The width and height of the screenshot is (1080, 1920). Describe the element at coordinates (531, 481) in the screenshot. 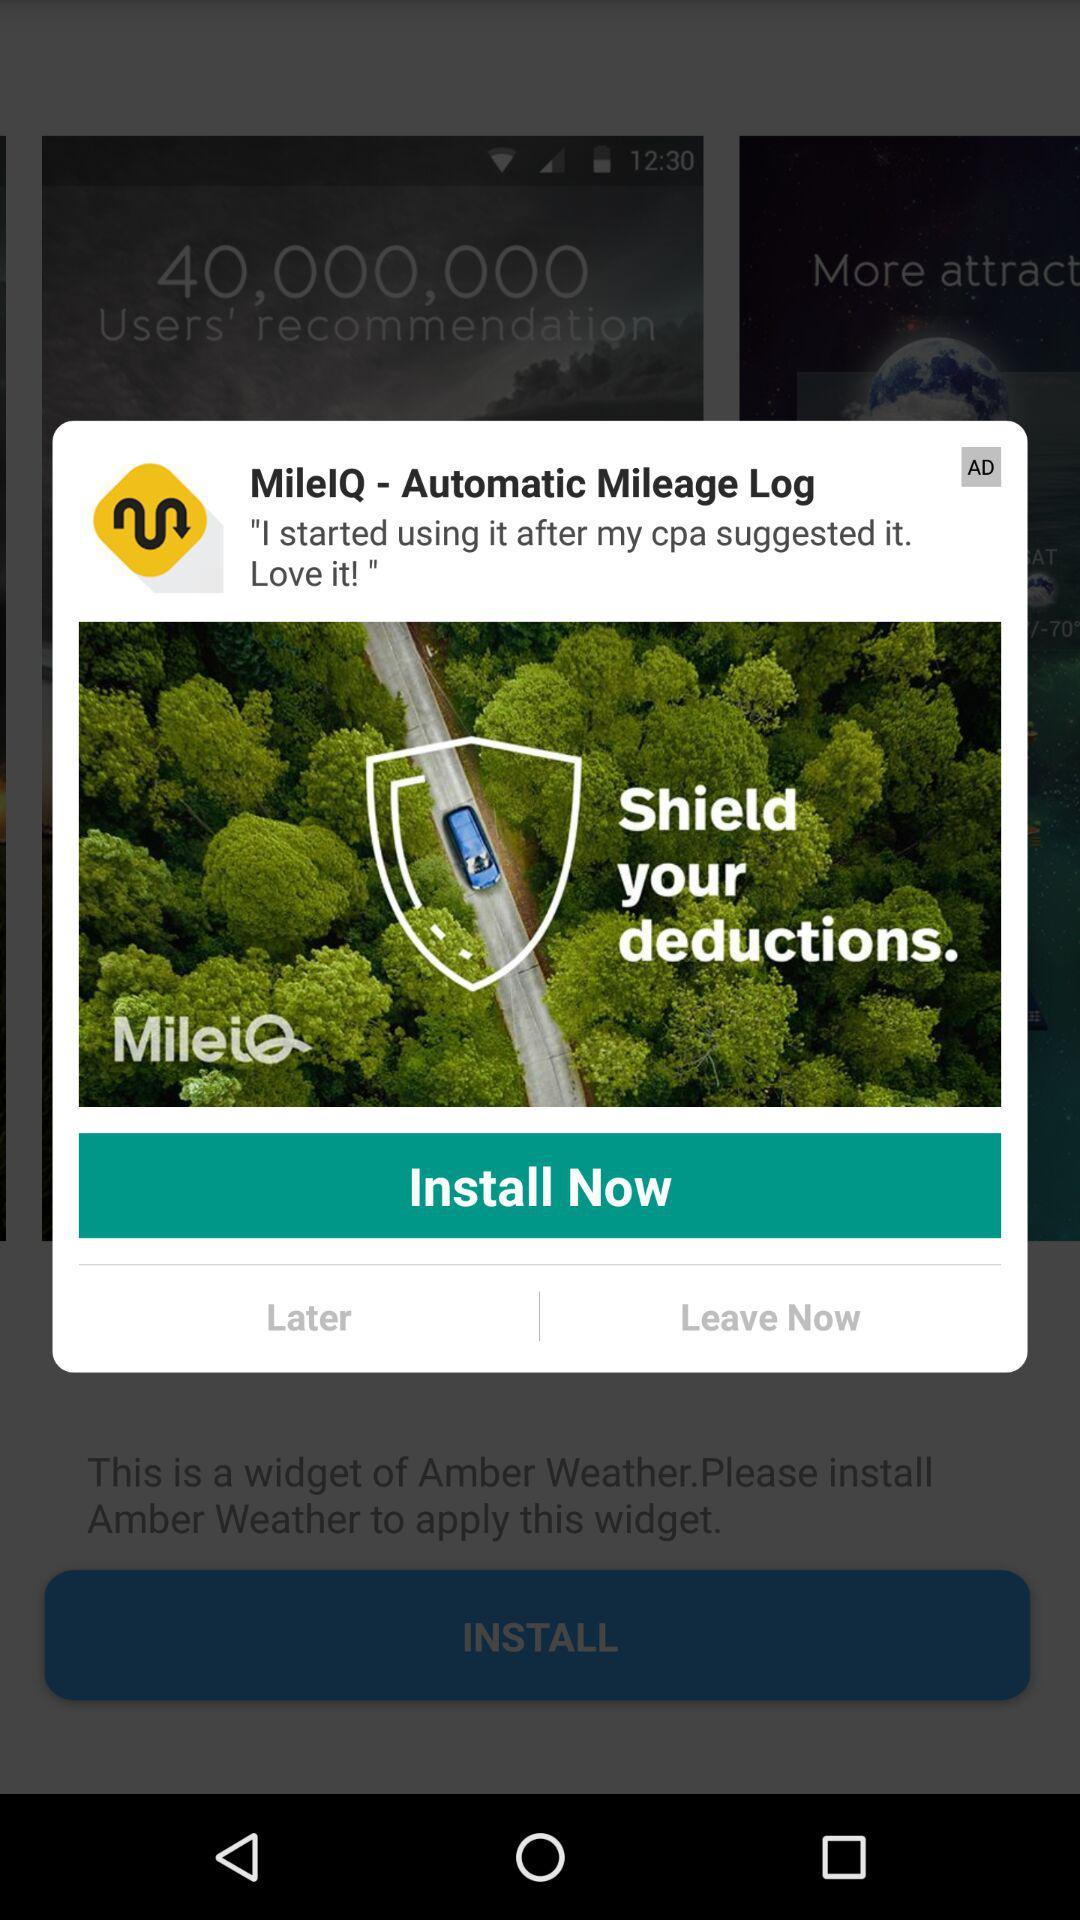

I see `the icon next to ad item` at that location.